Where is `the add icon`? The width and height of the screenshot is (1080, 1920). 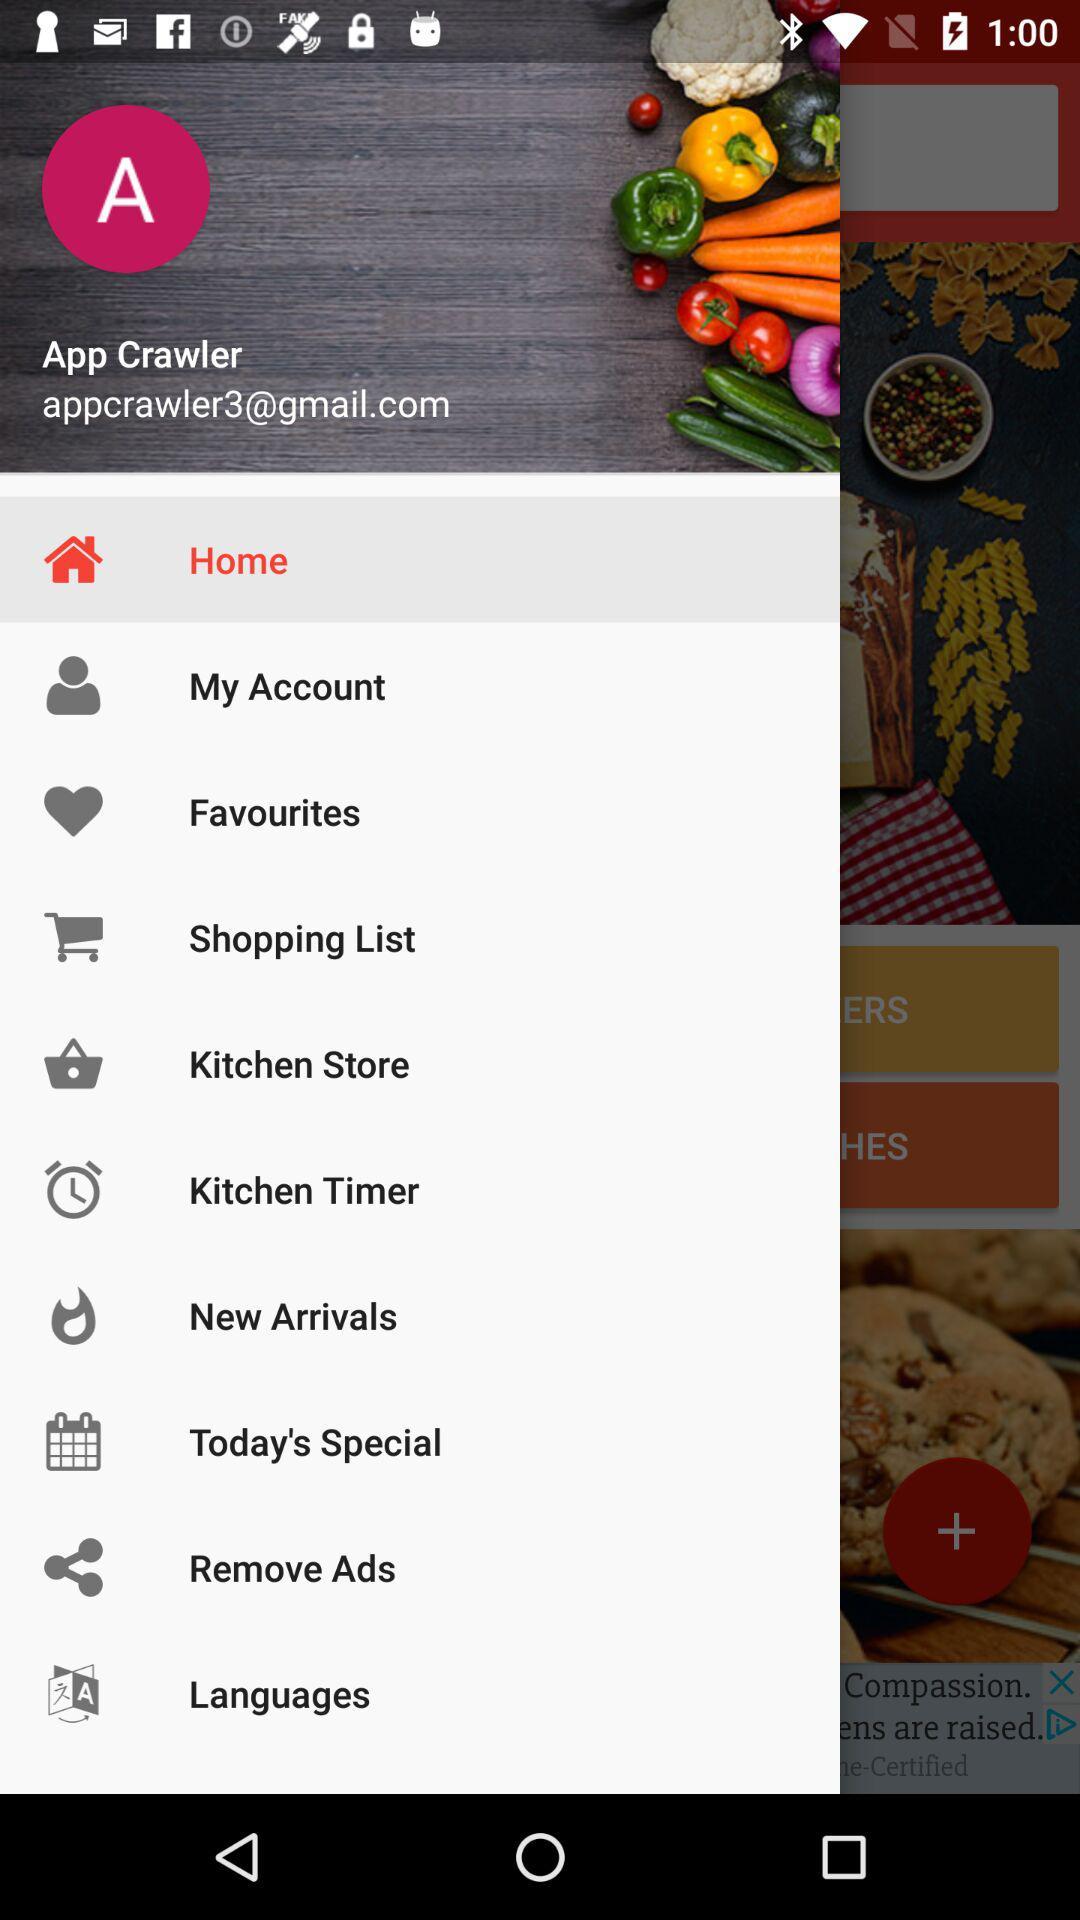 the add icon is located at coordinates (955, 1538).